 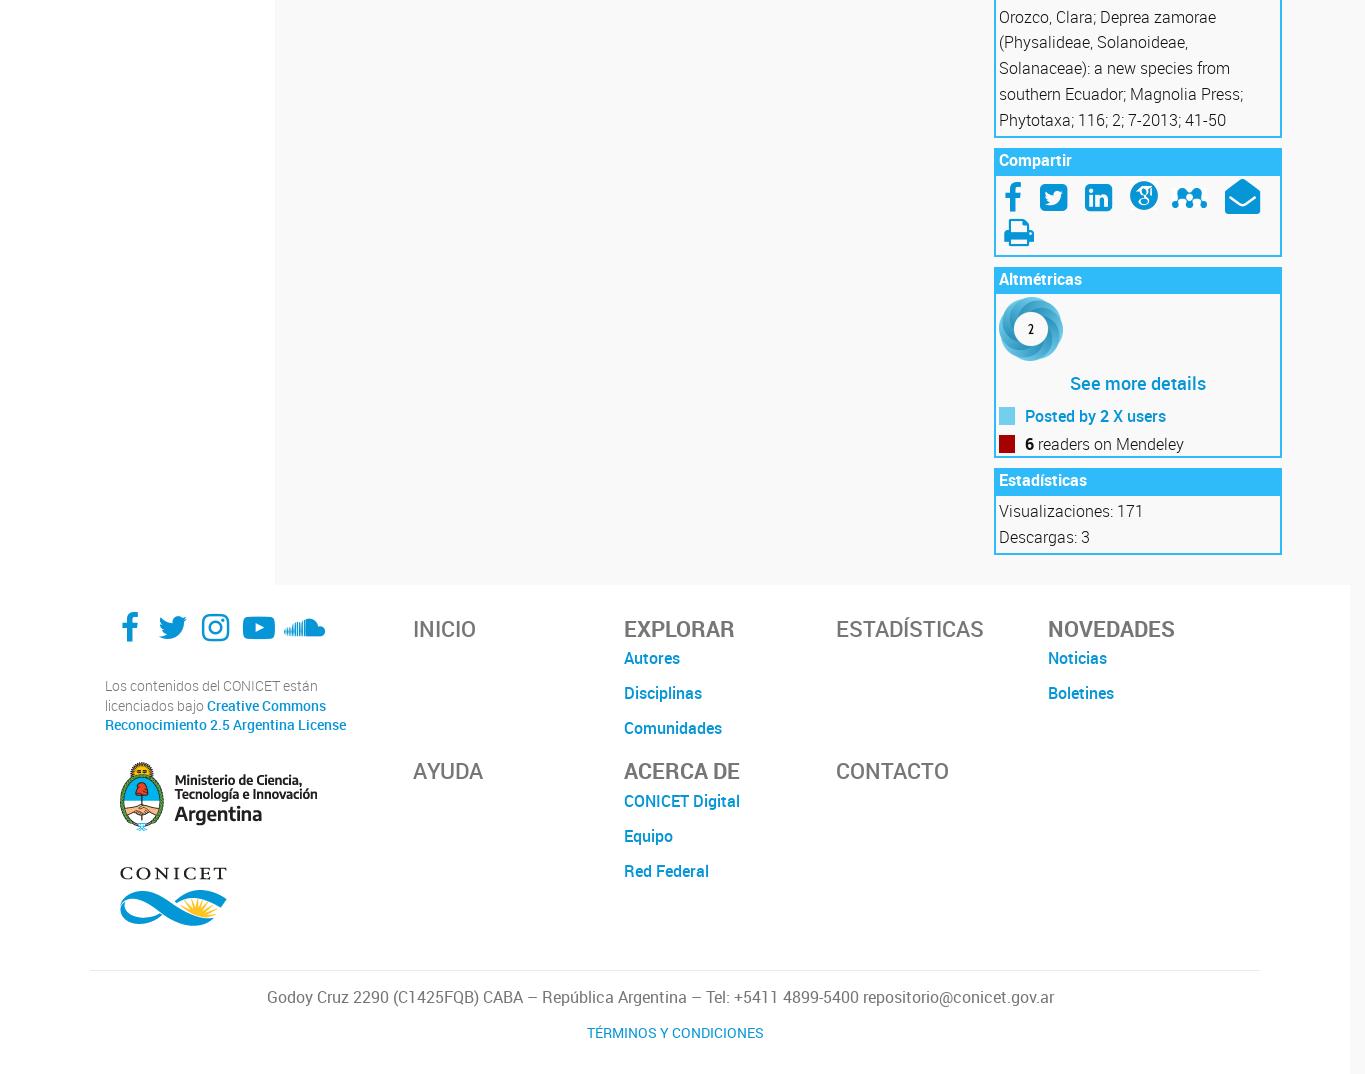 What do you see at coordinates (652, 657) in the screenshot?
I see `'Autores'` at bounding box center [652, 657].